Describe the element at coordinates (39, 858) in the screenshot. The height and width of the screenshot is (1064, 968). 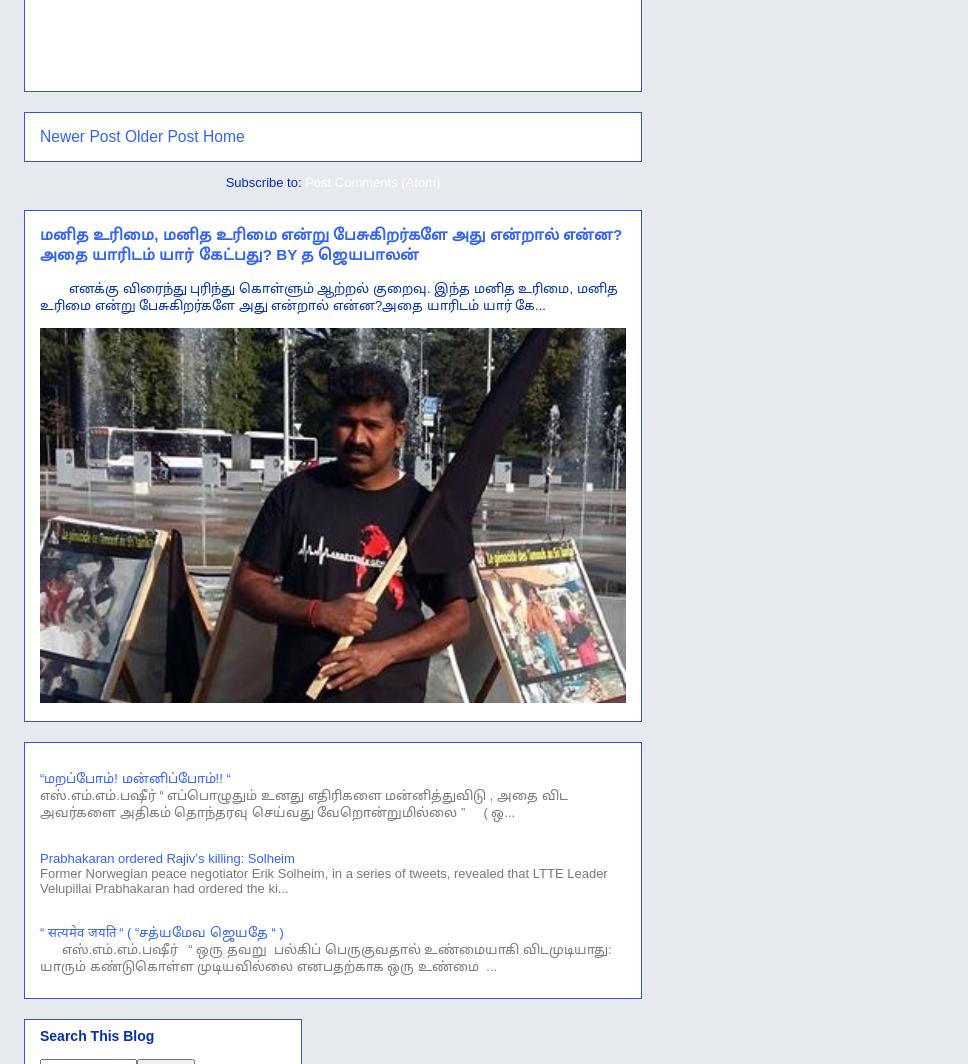
I see `'Prabhakaran ordered Rajiv’s killing: Solheim'` at that location.